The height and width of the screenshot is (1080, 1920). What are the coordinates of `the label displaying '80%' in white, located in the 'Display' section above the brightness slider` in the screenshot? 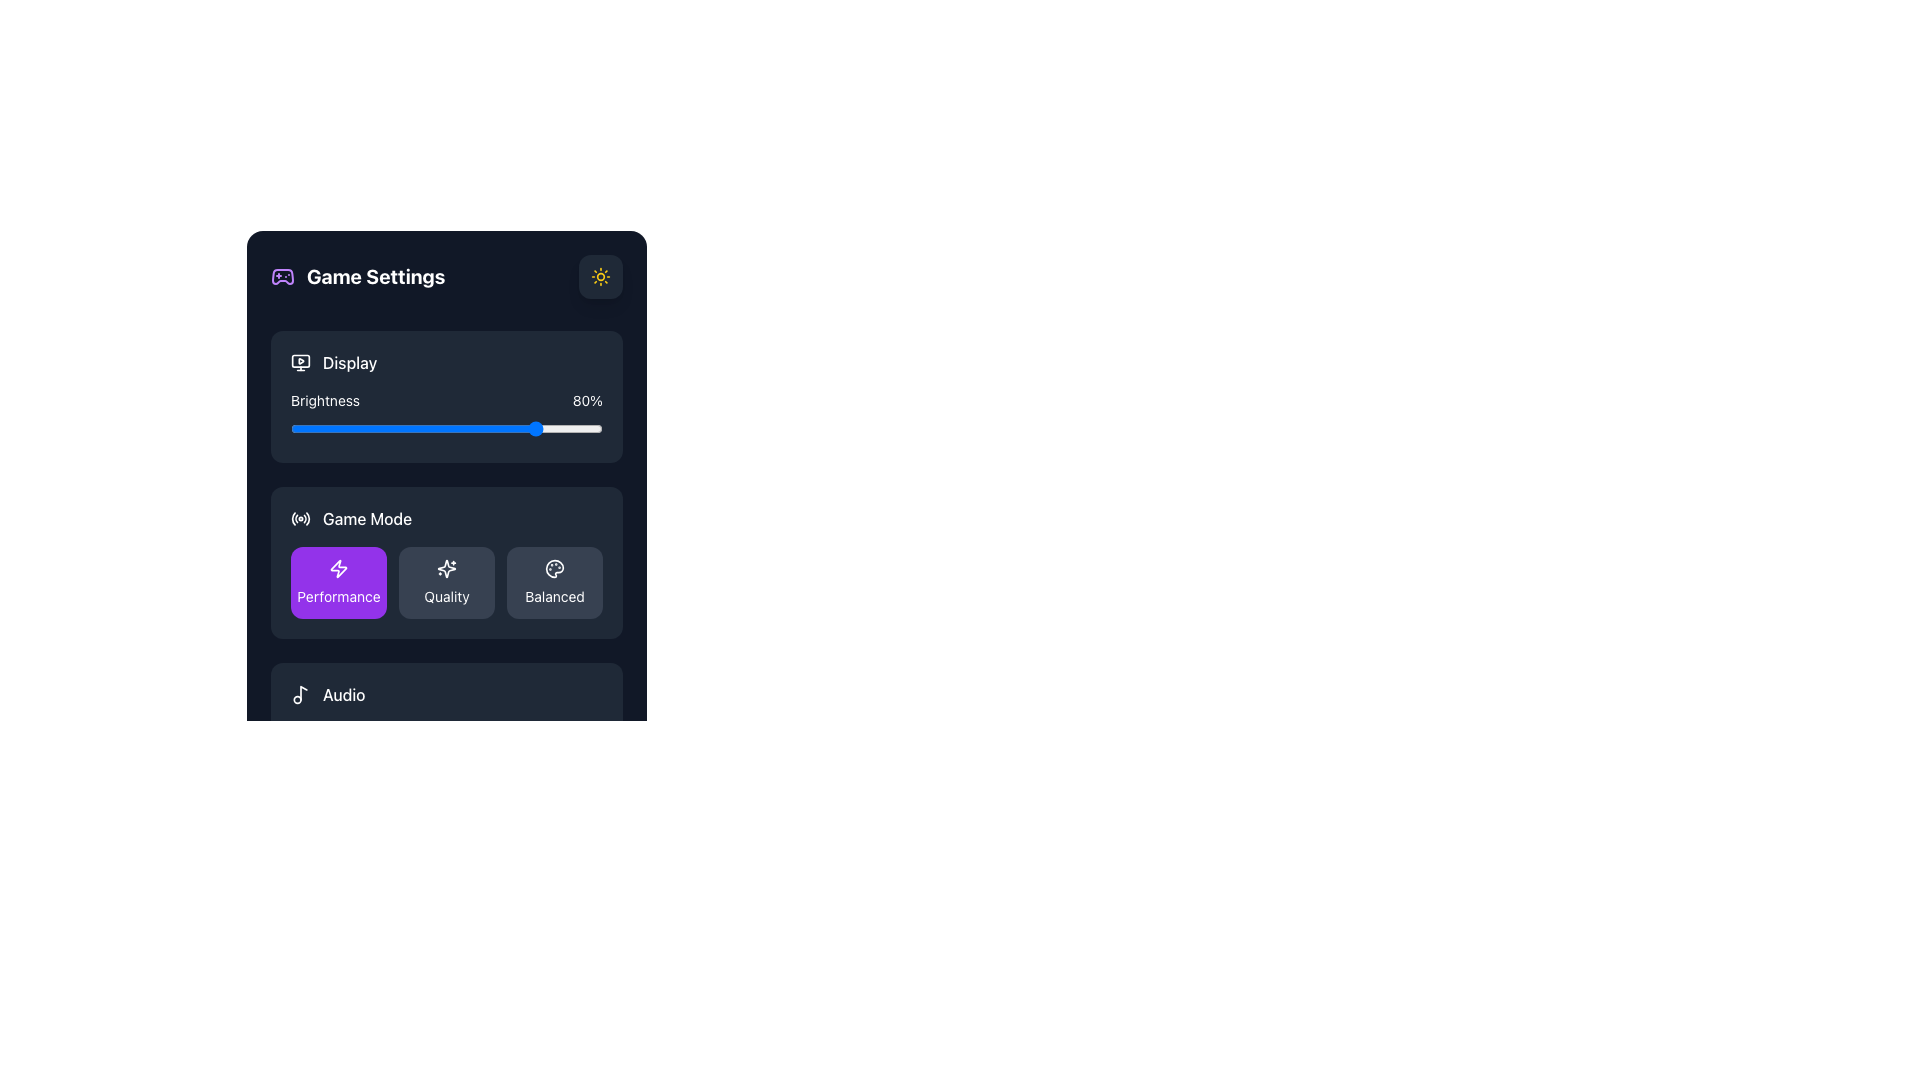 It's located at (586, 401).